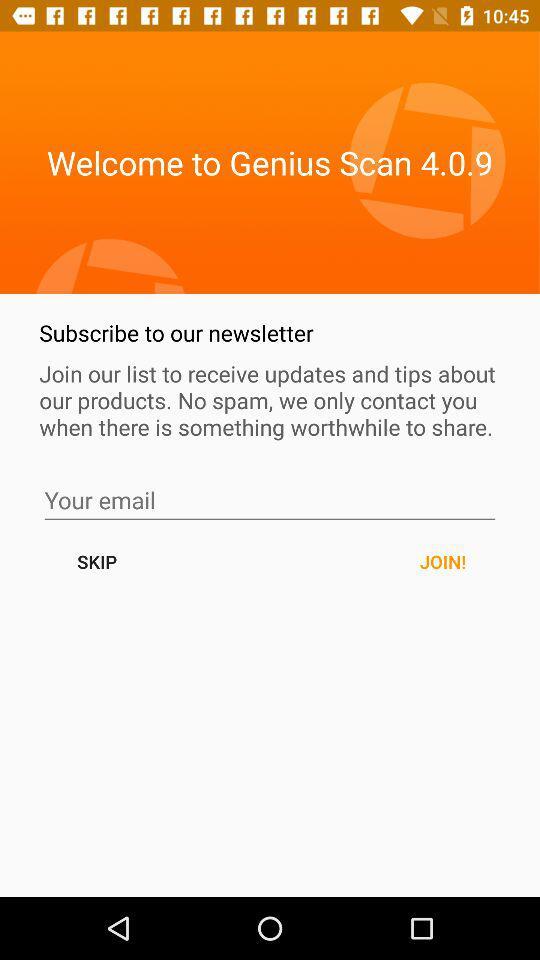 Image resolution: width=540 pixels, height=960 pixels. What do you see at coordinates (96, 561) in the screenshot?
I see `skip button` at bounding box center [96, 561].